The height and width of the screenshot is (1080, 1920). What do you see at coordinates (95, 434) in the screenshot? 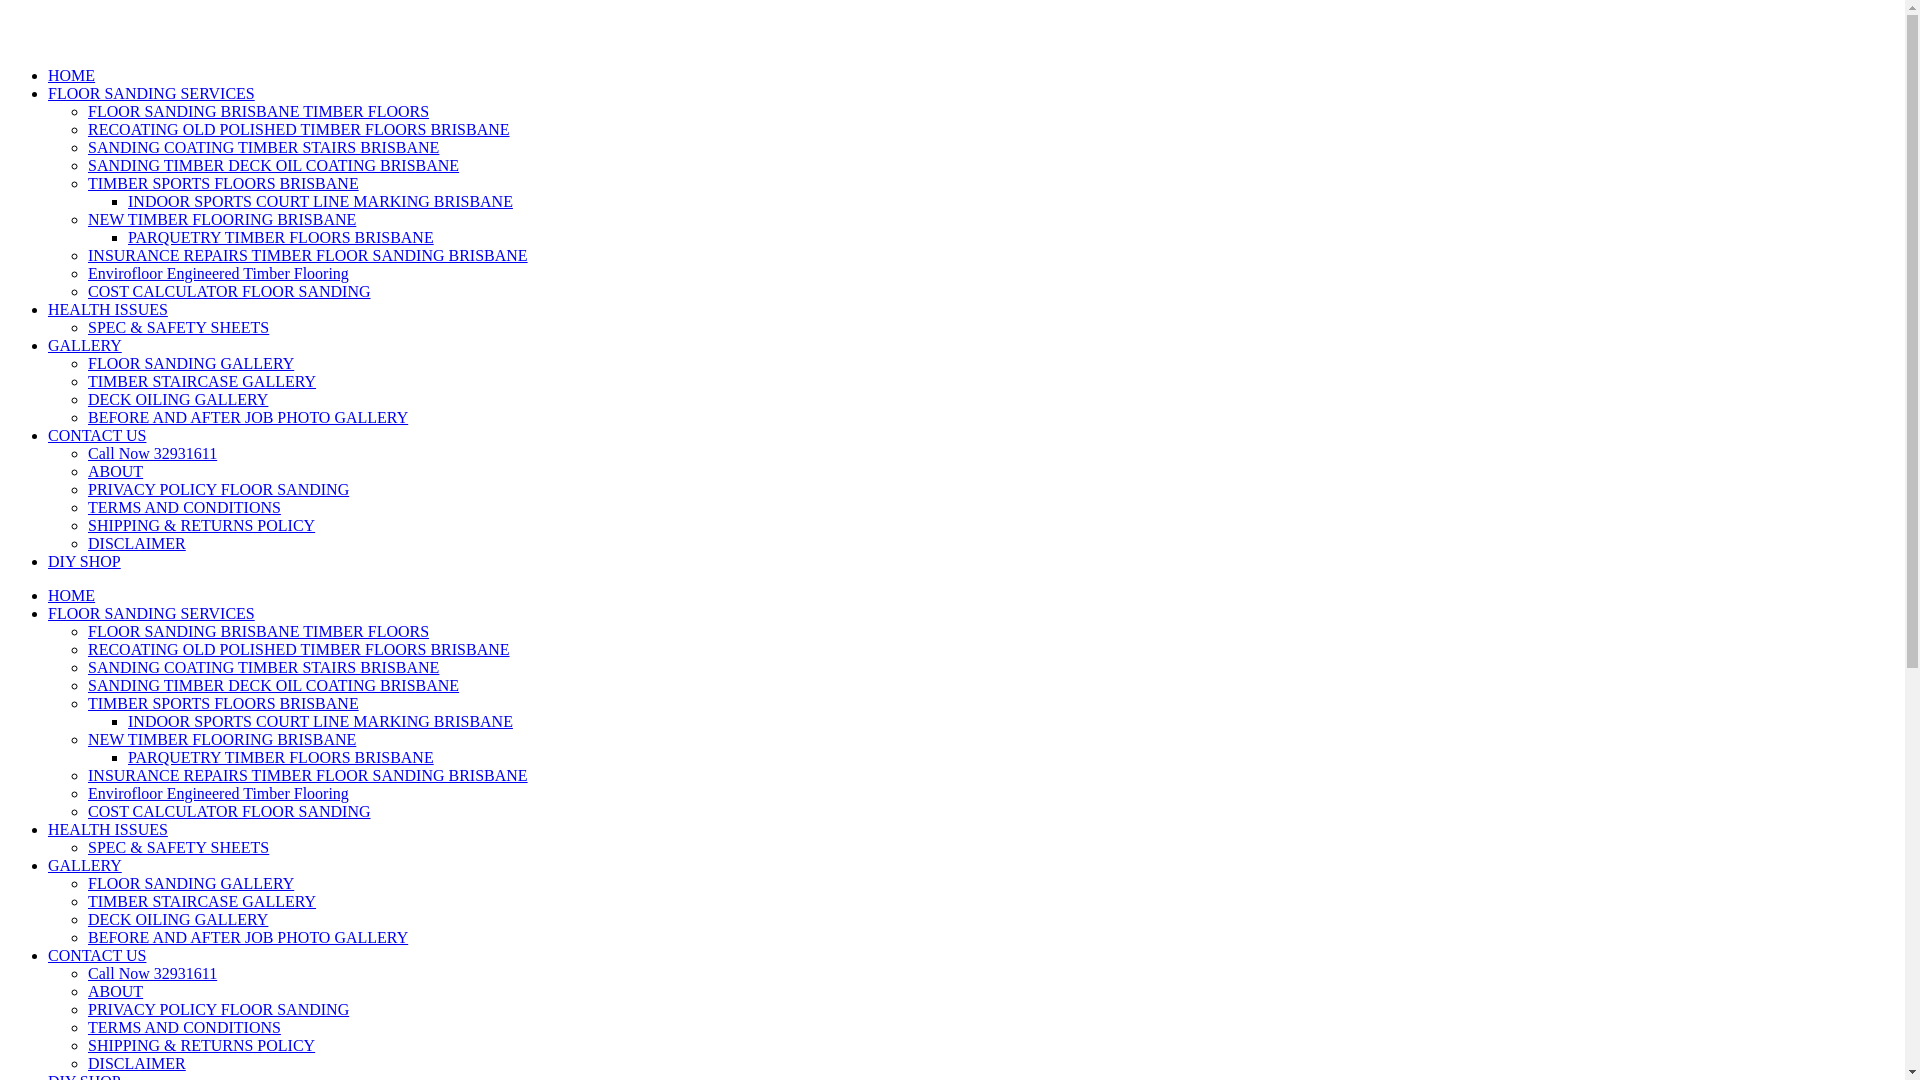
I see `'CONTACT US'` at bounding box center [95, 434].